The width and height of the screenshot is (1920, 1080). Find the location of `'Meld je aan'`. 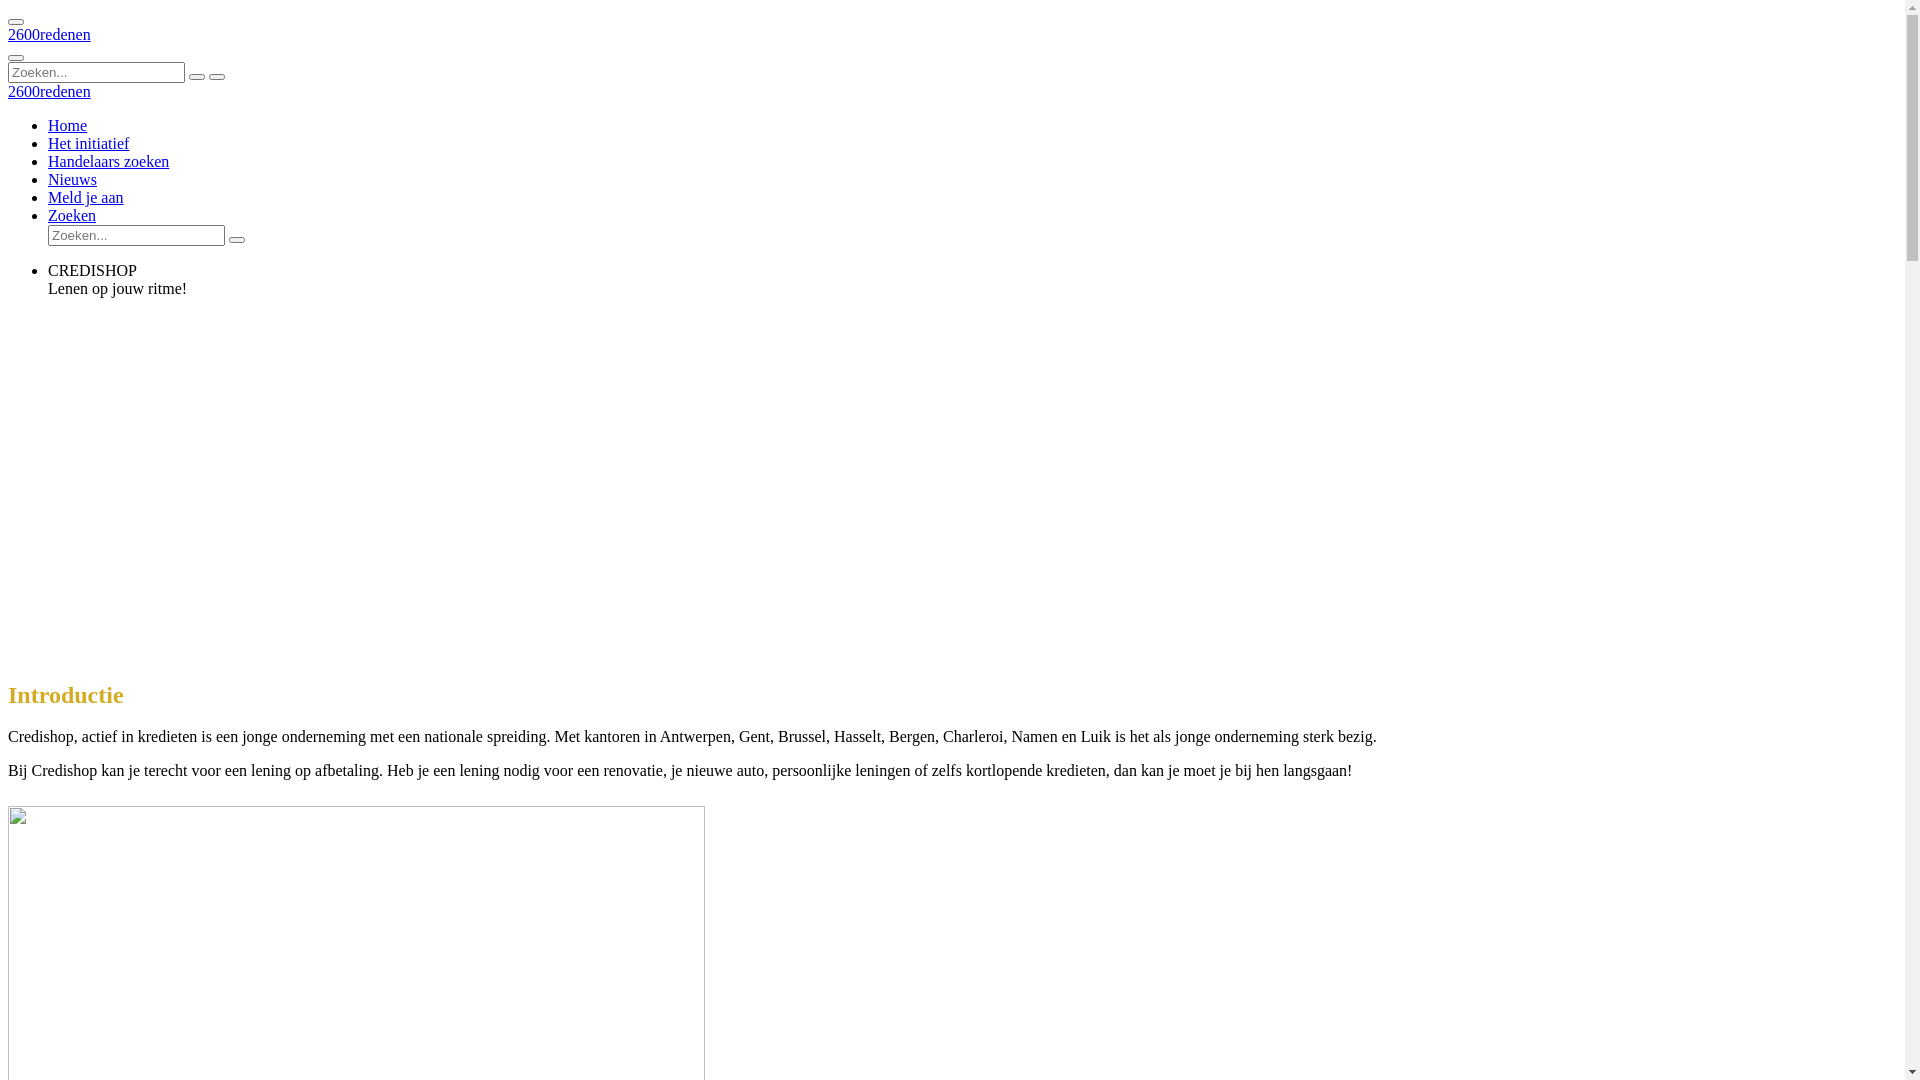

'Meld je aan' is located at coordinates (85, 197).